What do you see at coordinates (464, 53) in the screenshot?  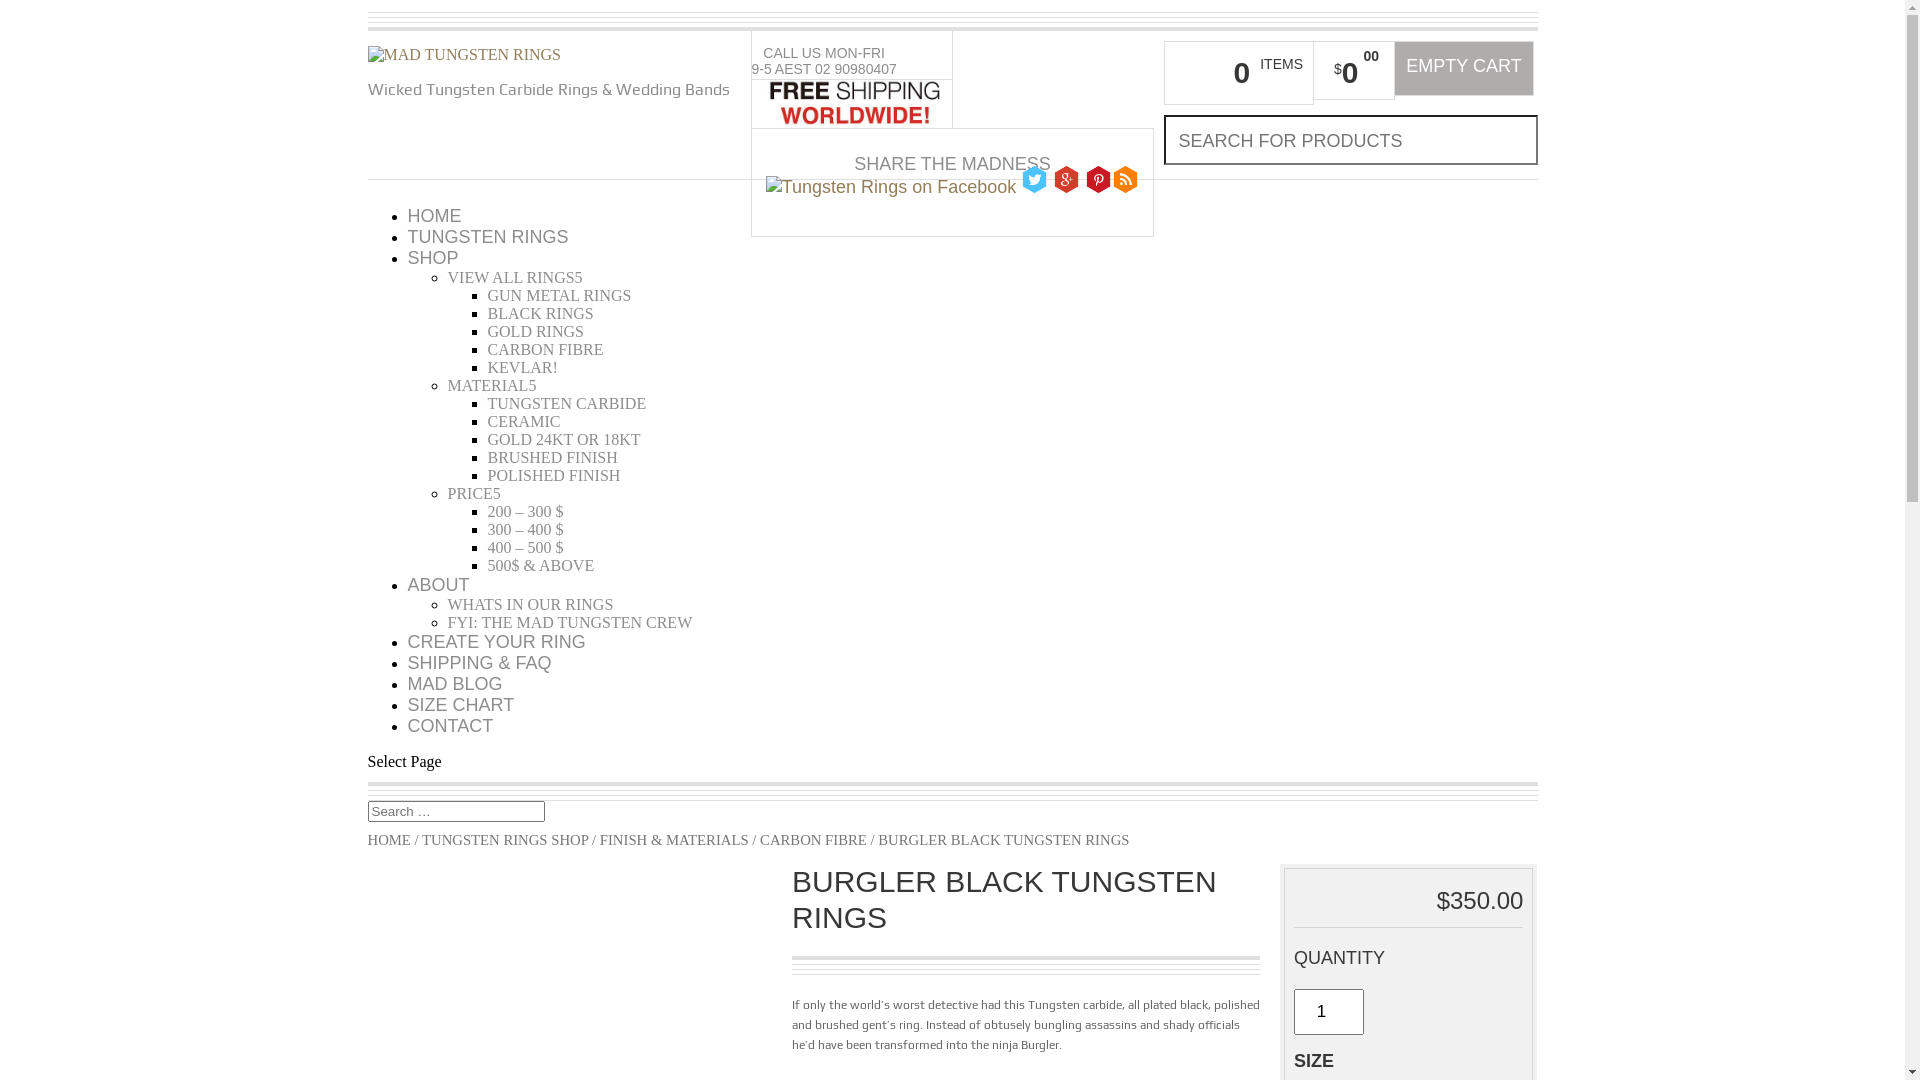 I see `'Mad tungsten rings'` at bounding box center [464, 53].